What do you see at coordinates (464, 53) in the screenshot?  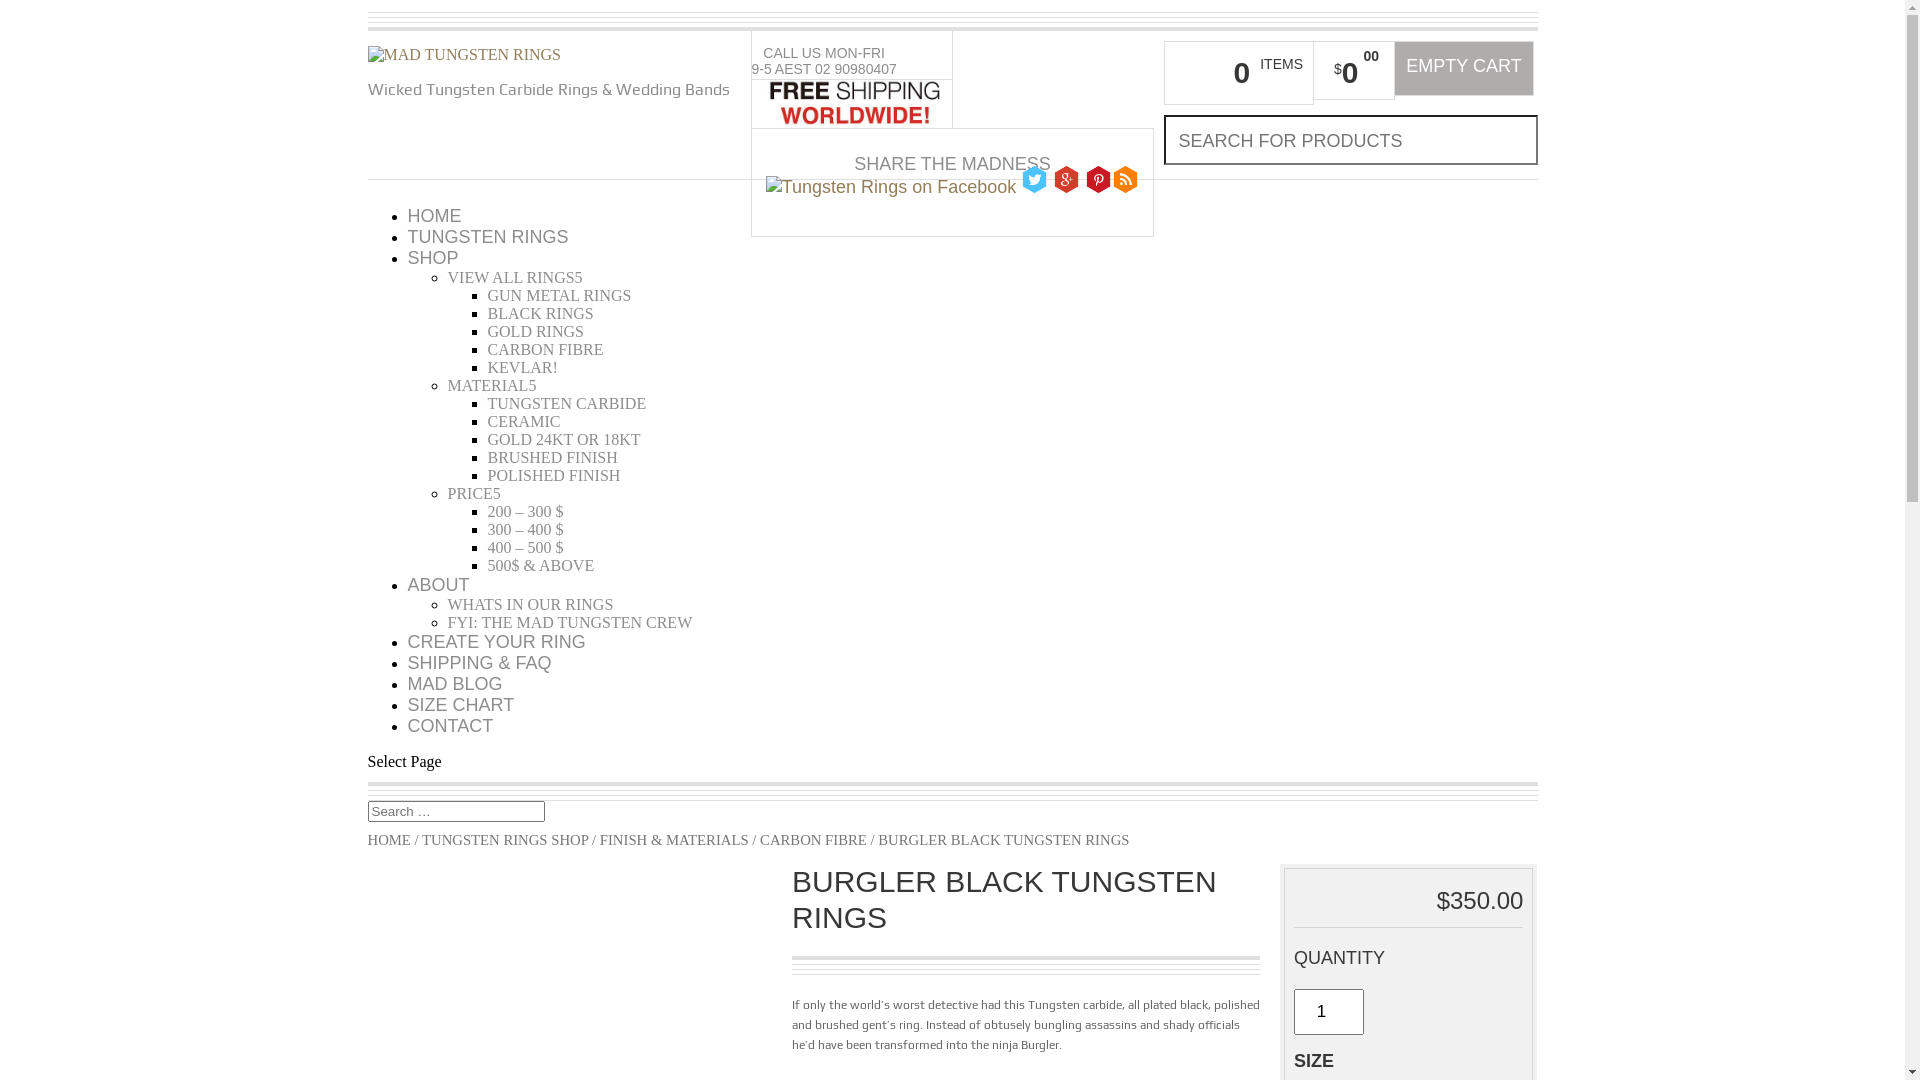 I see `'Mad tungsten rings'` at bounding box center [464, 53].